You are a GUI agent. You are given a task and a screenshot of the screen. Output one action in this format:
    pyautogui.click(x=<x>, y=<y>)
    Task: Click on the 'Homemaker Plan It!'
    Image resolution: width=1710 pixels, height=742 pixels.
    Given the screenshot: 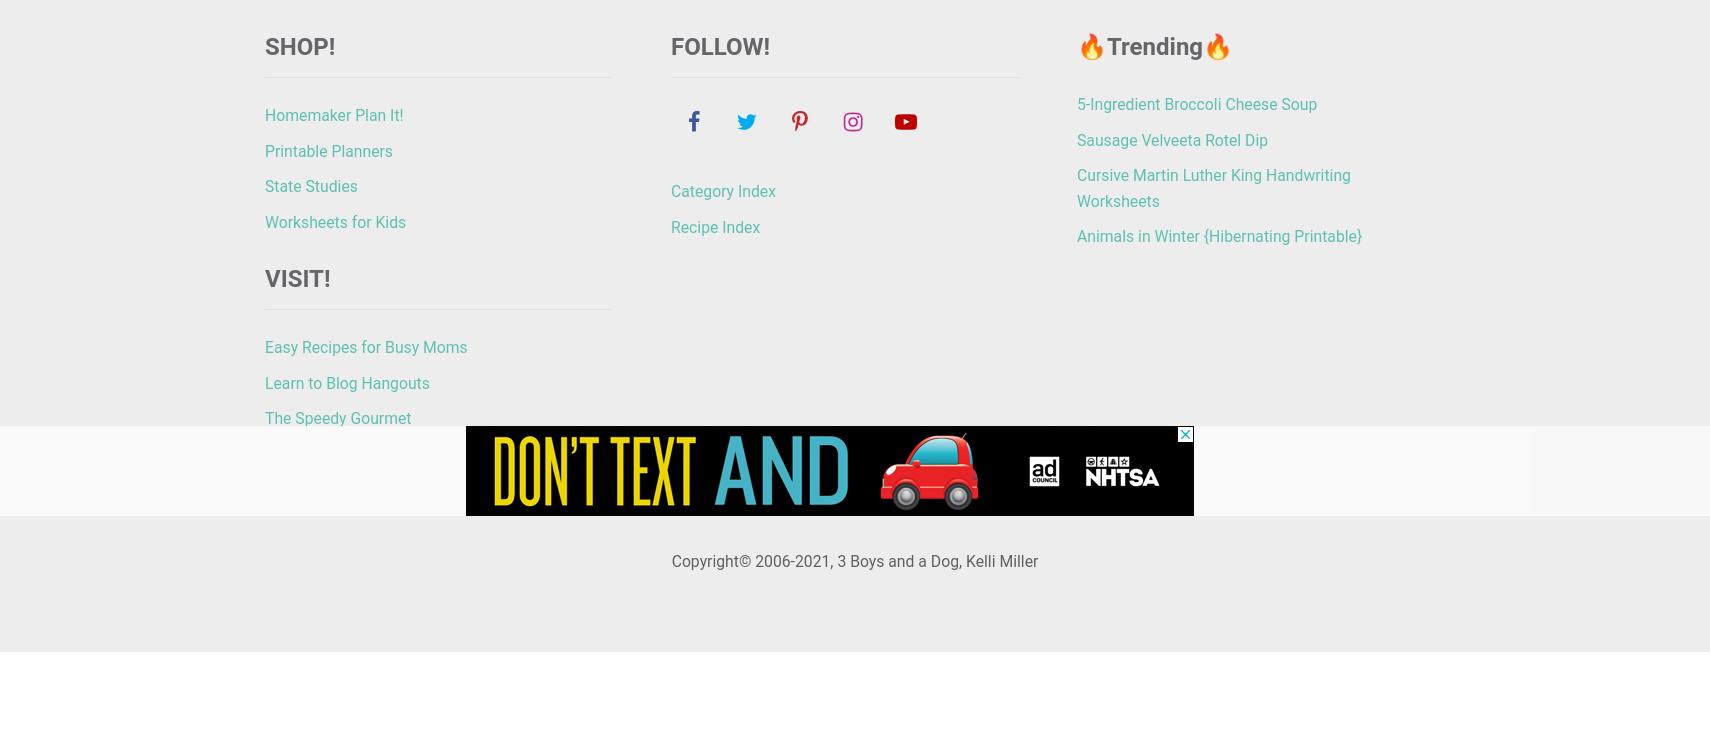 What is the action you would take?
    pyautogui.click(x=332, y=113)
    